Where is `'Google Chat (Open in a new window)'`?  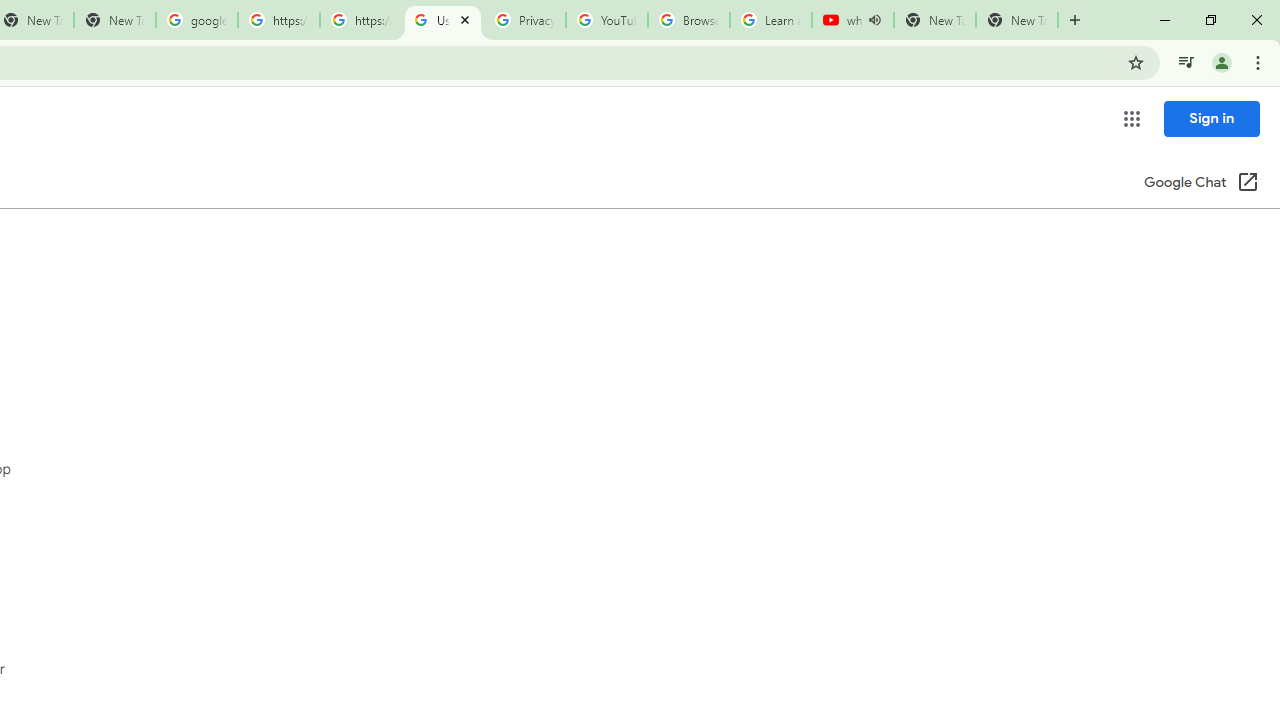
'Google Chat (Open in a new window)' is located at coordinates (1200, 183).